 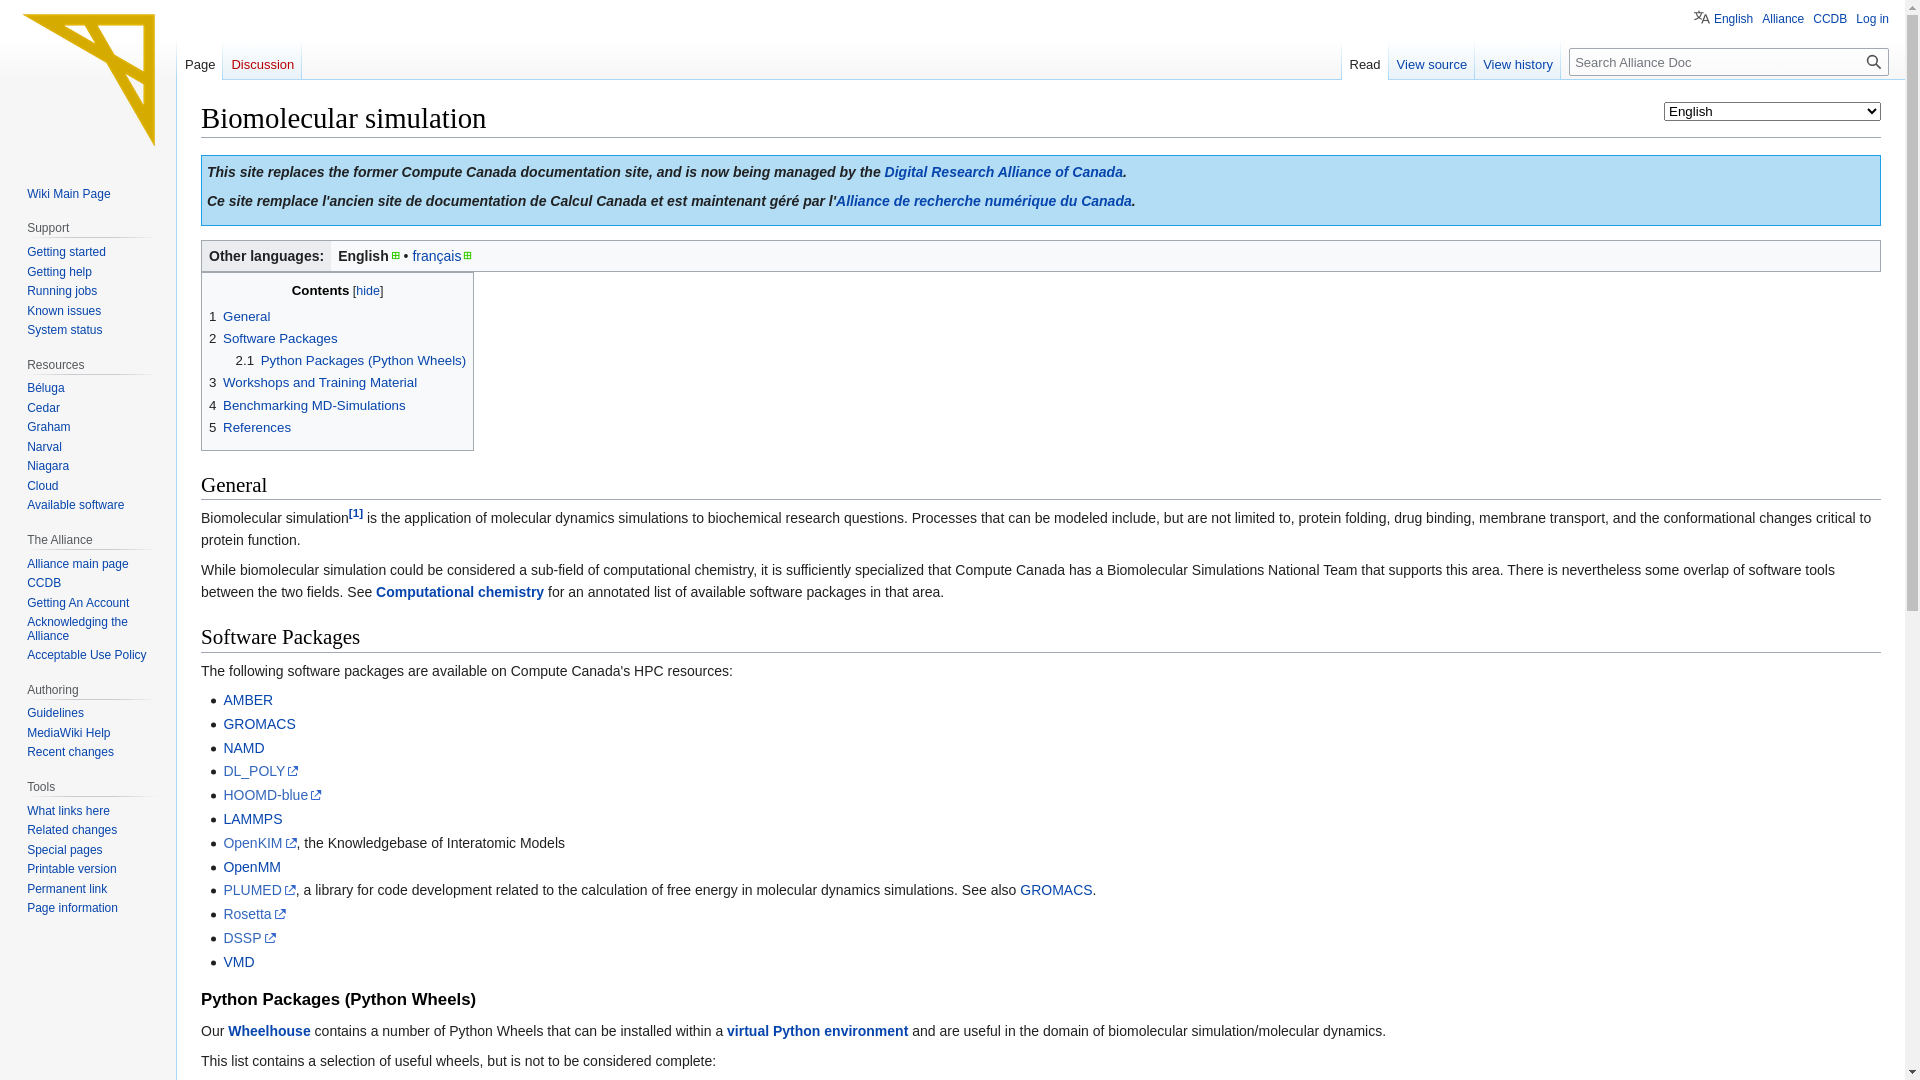 I want to click on 'Page information', so click(x=72, y=907).